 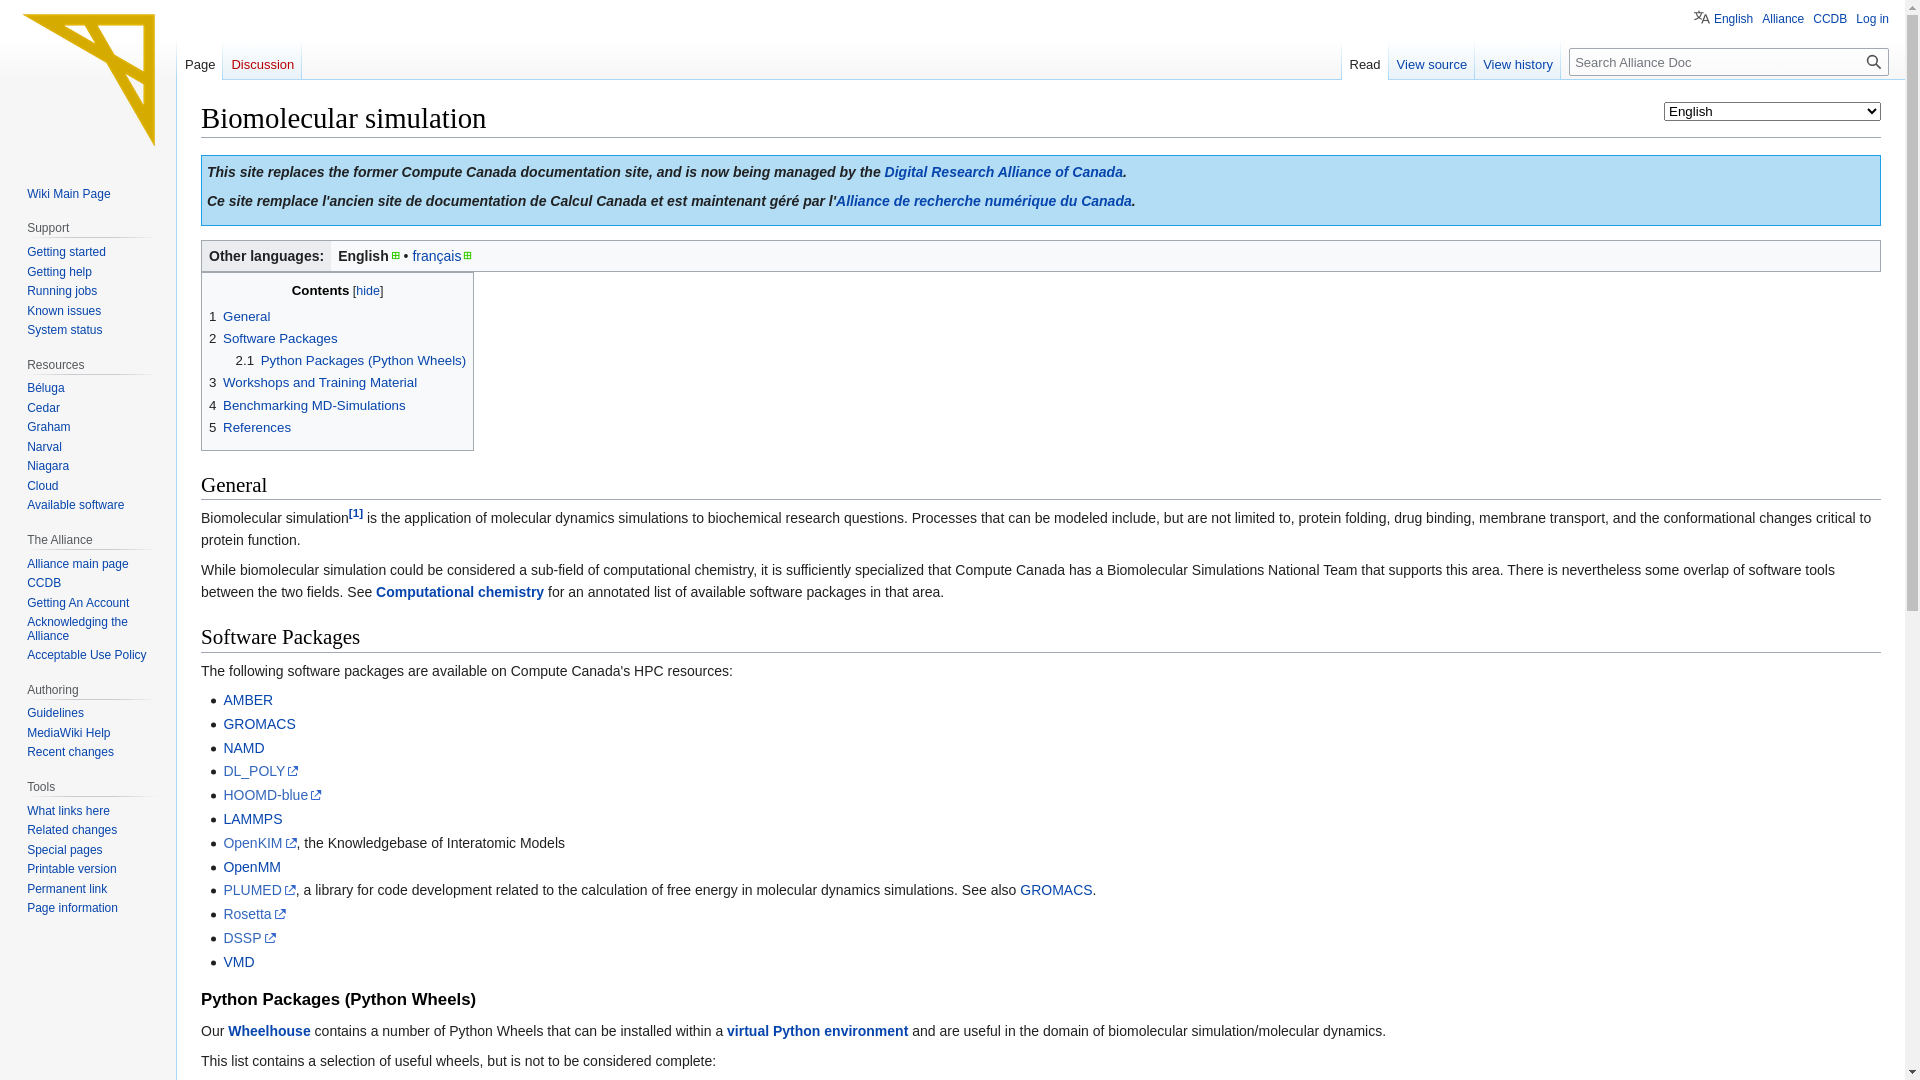 I want to click on 'Page information', so click(x=72, y=907).